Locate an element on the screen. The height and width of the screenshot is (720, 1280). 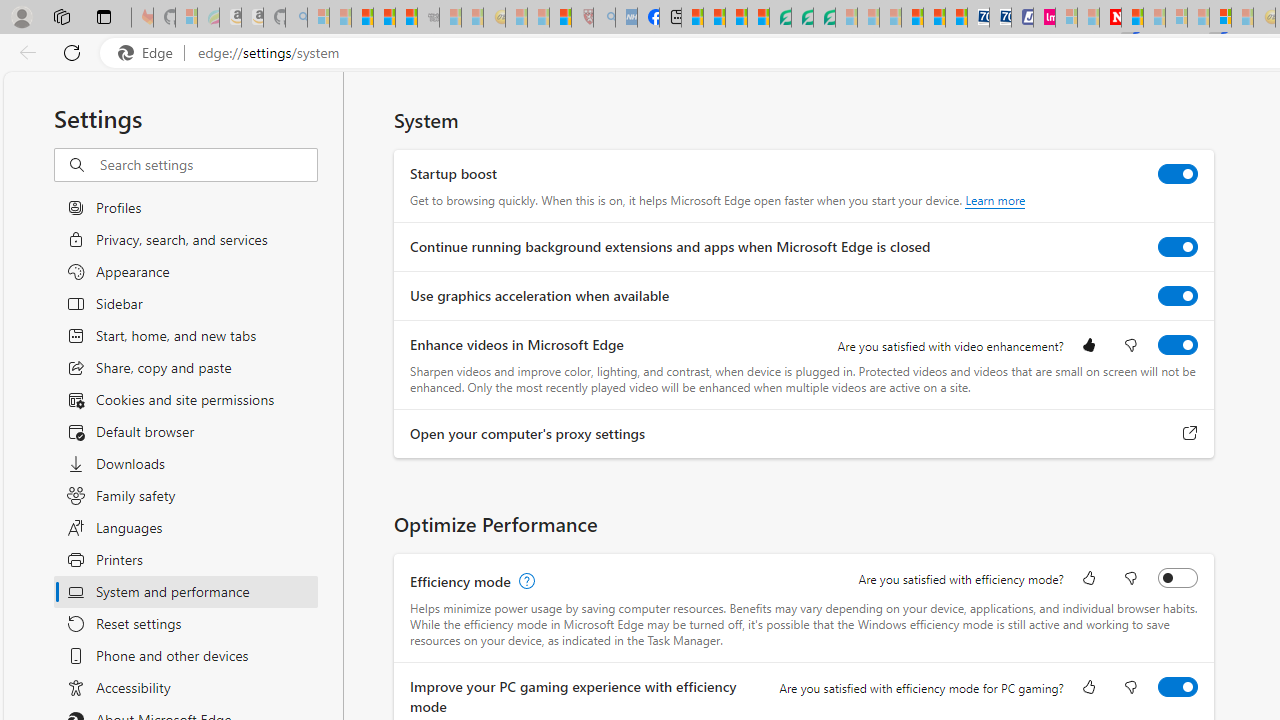
'Recipes - MSN - Sleeping' is located at coordinates (516, 17).